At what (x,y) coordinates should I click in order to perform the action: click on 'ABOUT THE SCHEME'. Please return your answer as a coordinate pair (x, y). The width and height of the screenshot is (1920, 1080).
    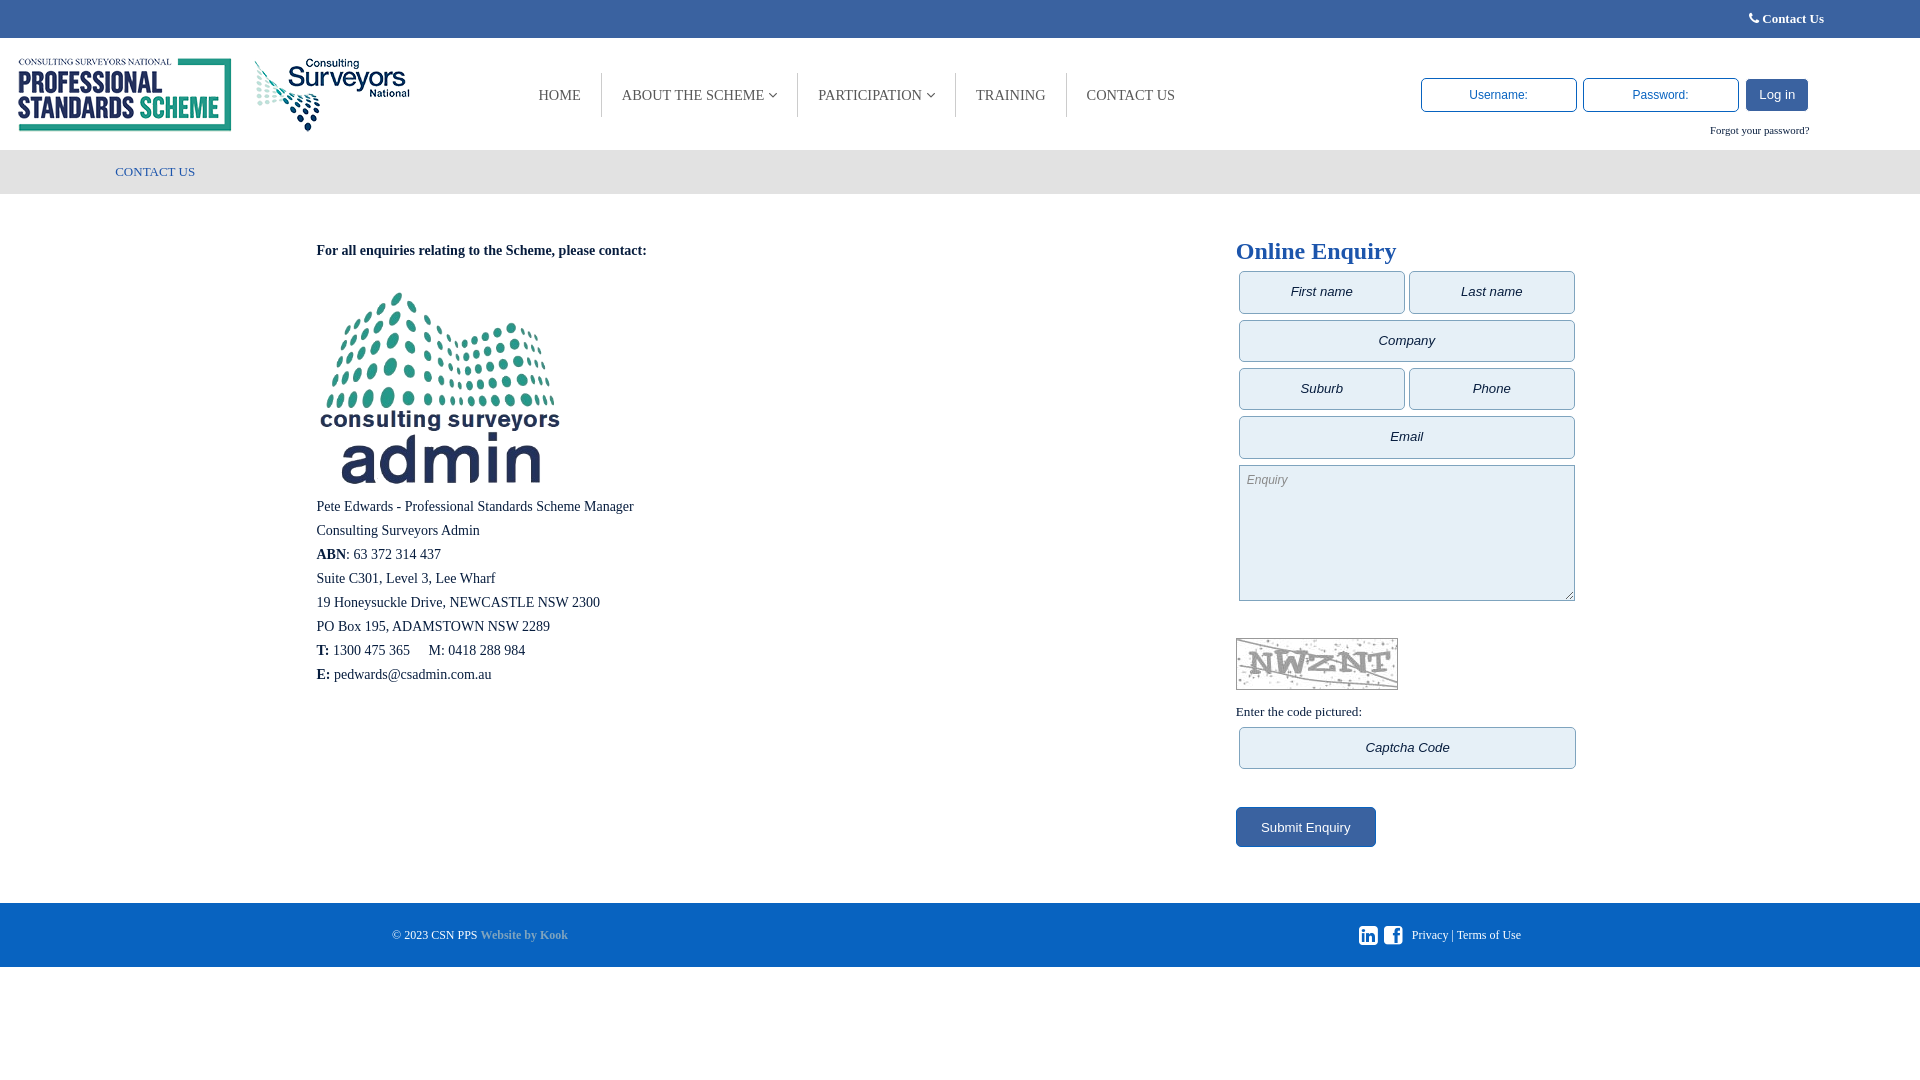
    Looking at the image, I should click on (700, 95).